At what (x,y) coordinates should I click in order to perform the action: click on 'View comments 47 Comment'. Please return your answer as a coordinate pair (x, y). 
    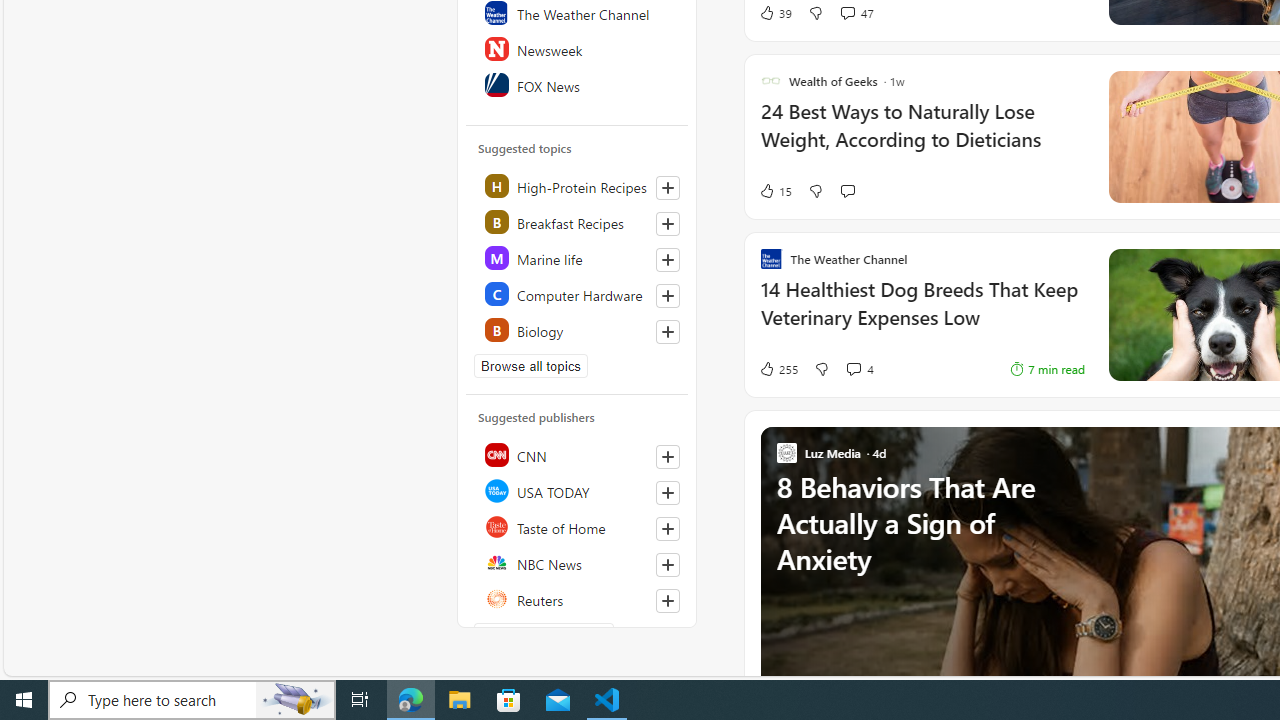
    Looking at the image, I should click on (847, 12).